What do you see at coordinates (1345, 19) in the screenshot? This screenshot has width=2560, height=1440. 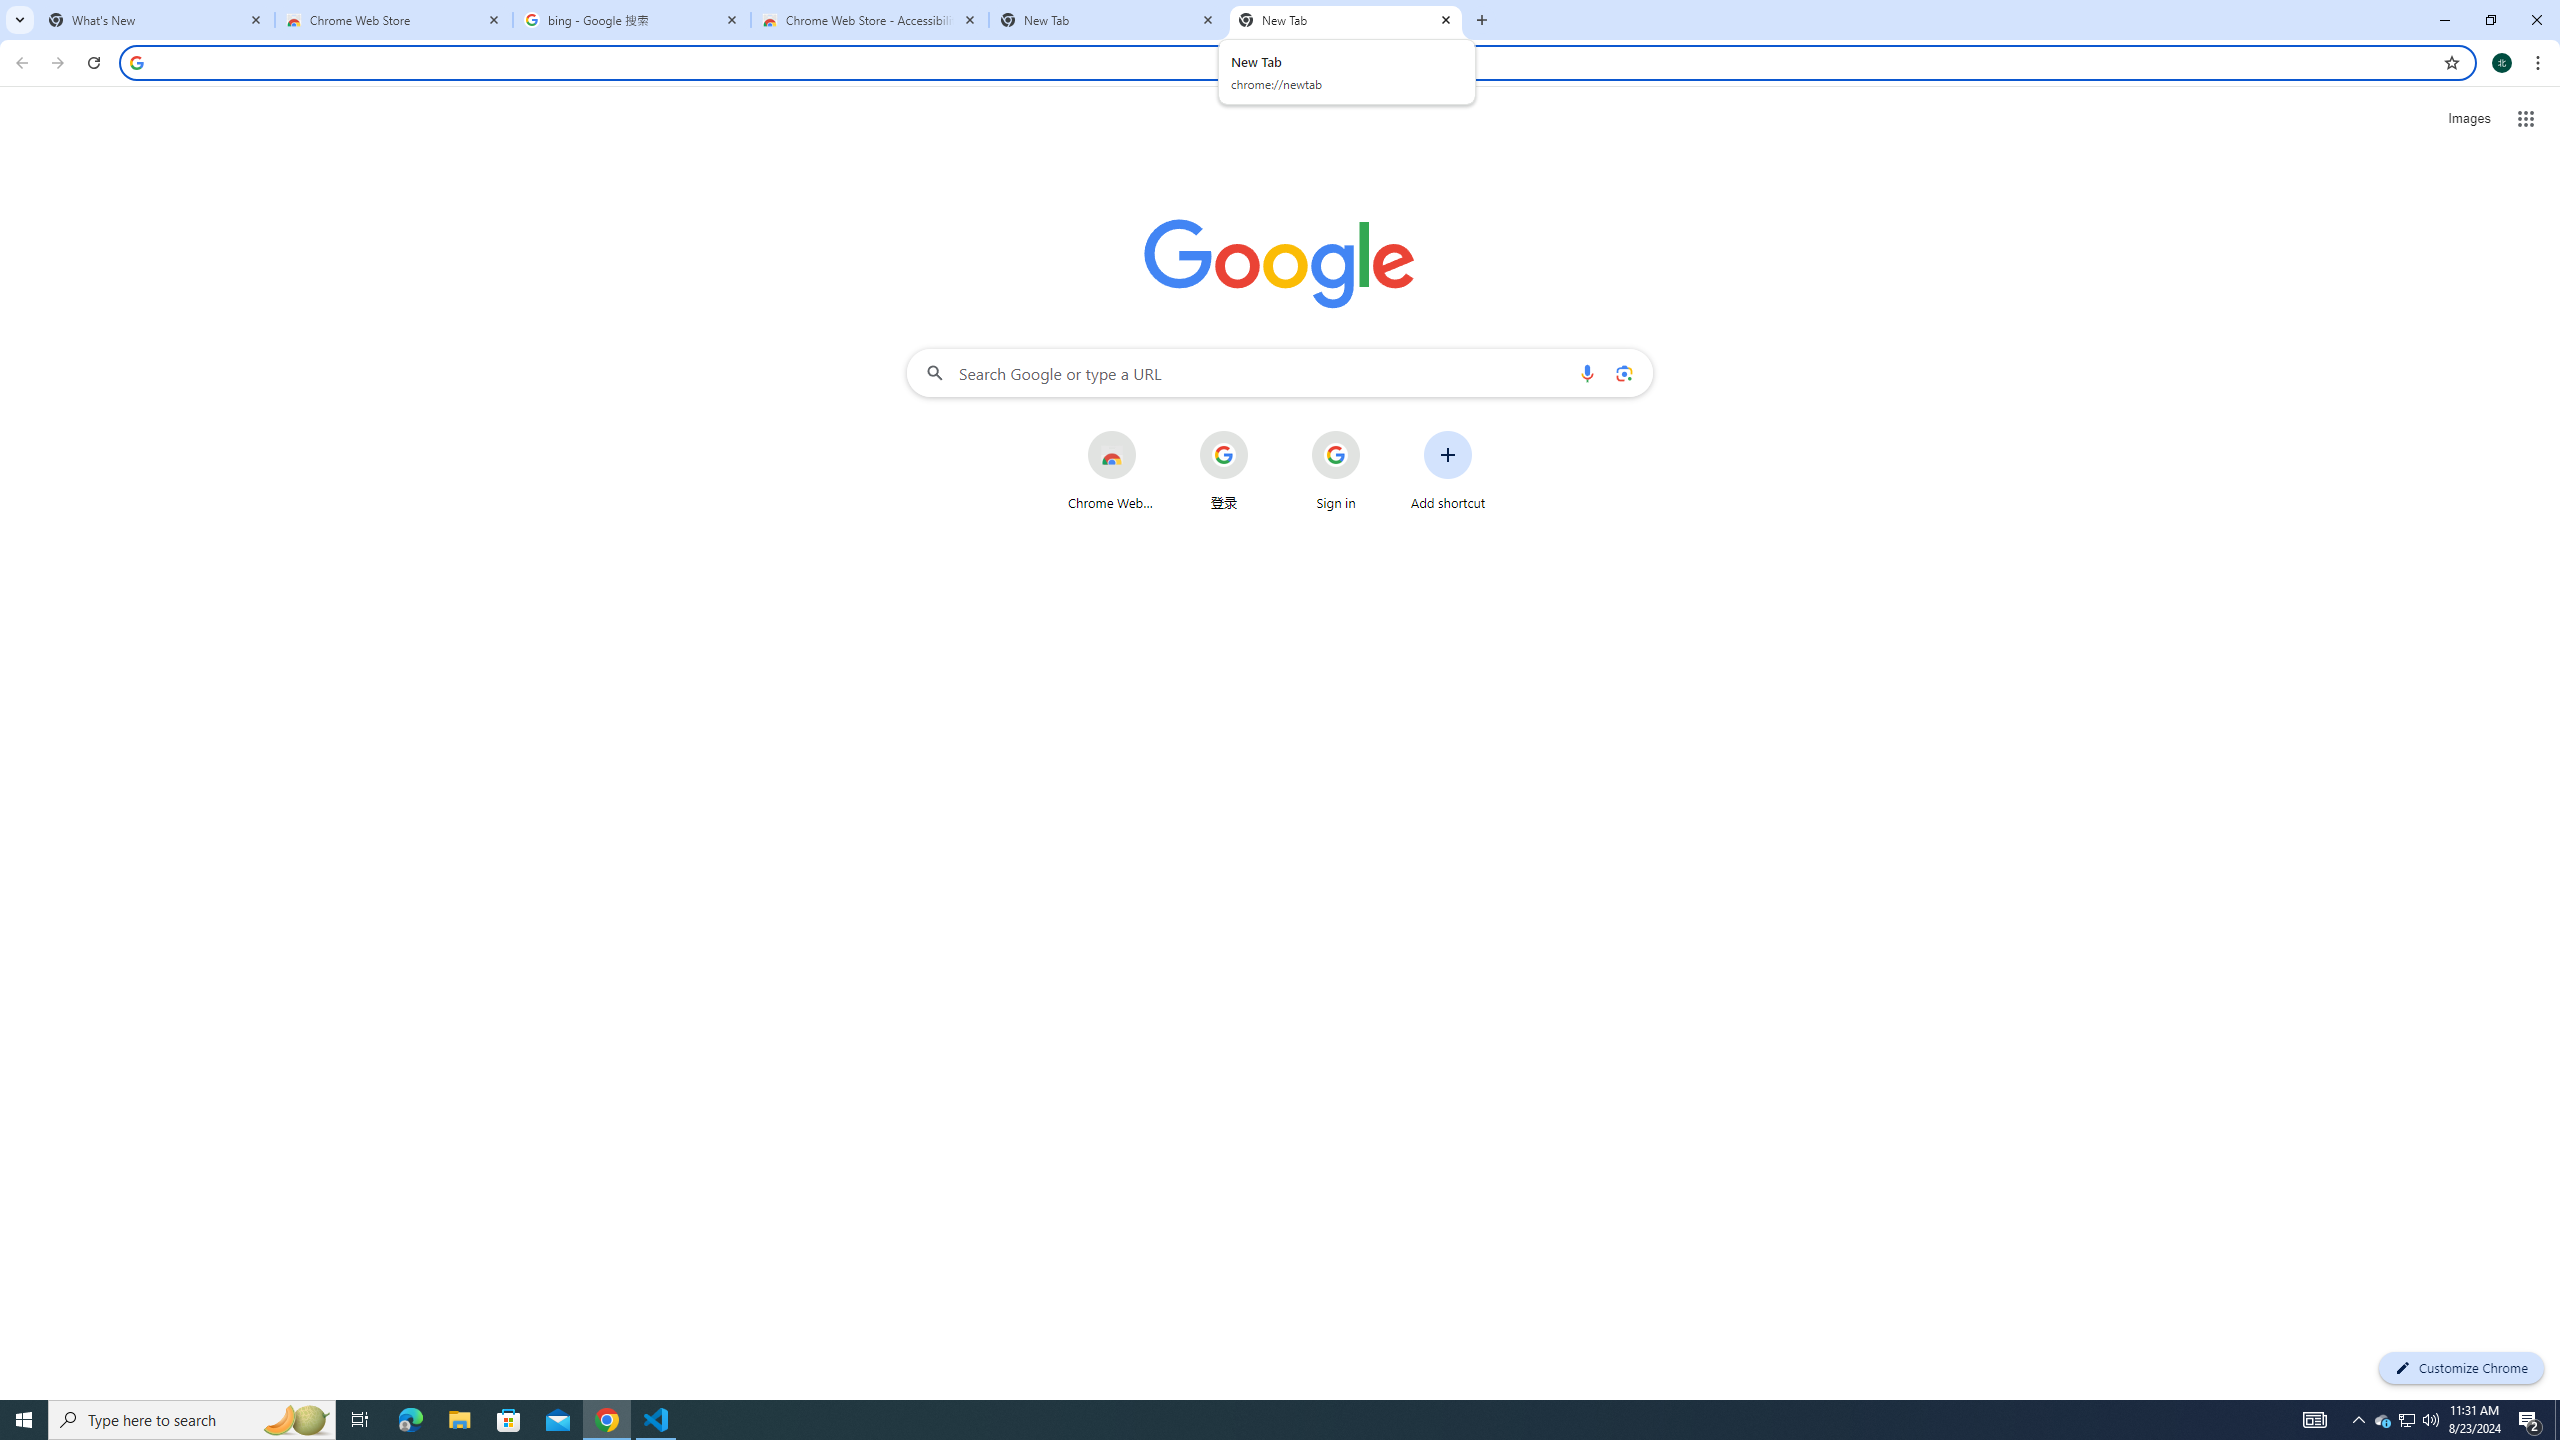 I see `'New Tab'` at bounding box center [1345, 19].